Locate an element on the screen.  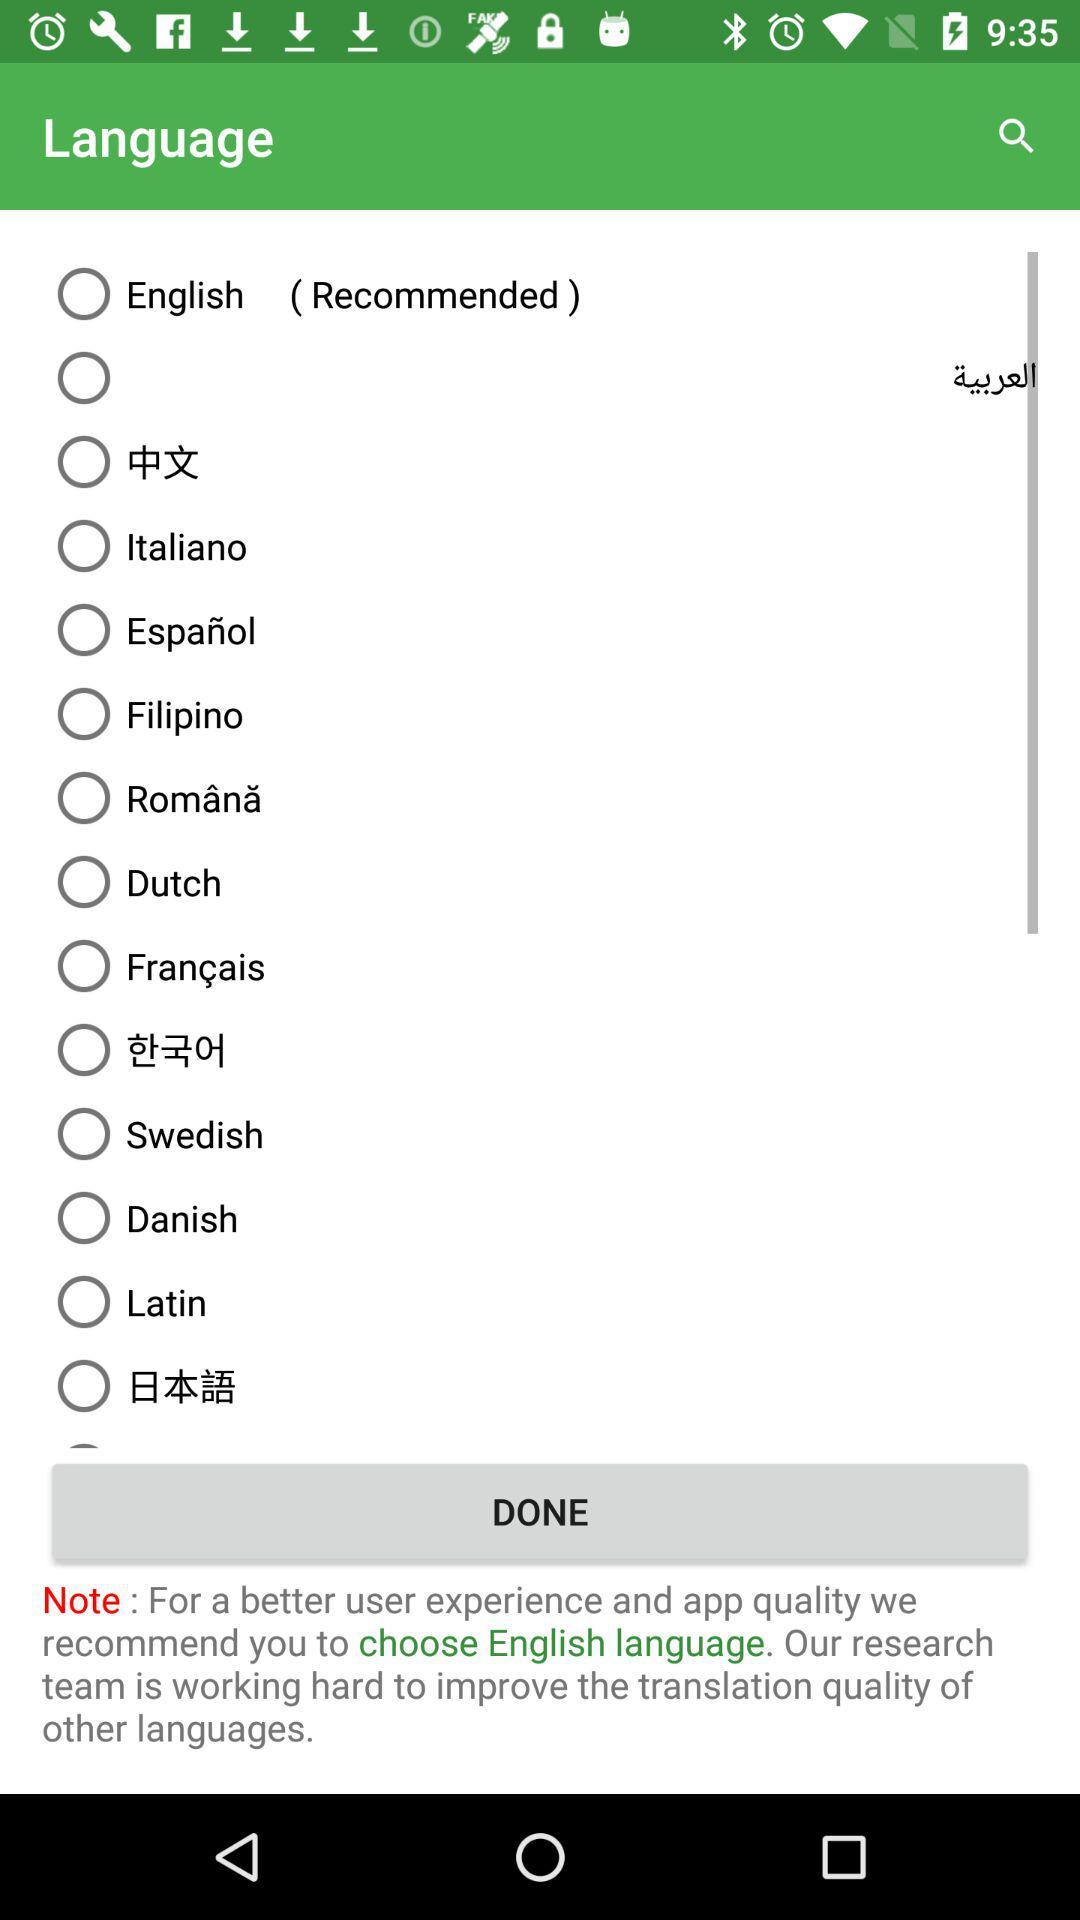
swedish item is located at coordinates (540, 1133).